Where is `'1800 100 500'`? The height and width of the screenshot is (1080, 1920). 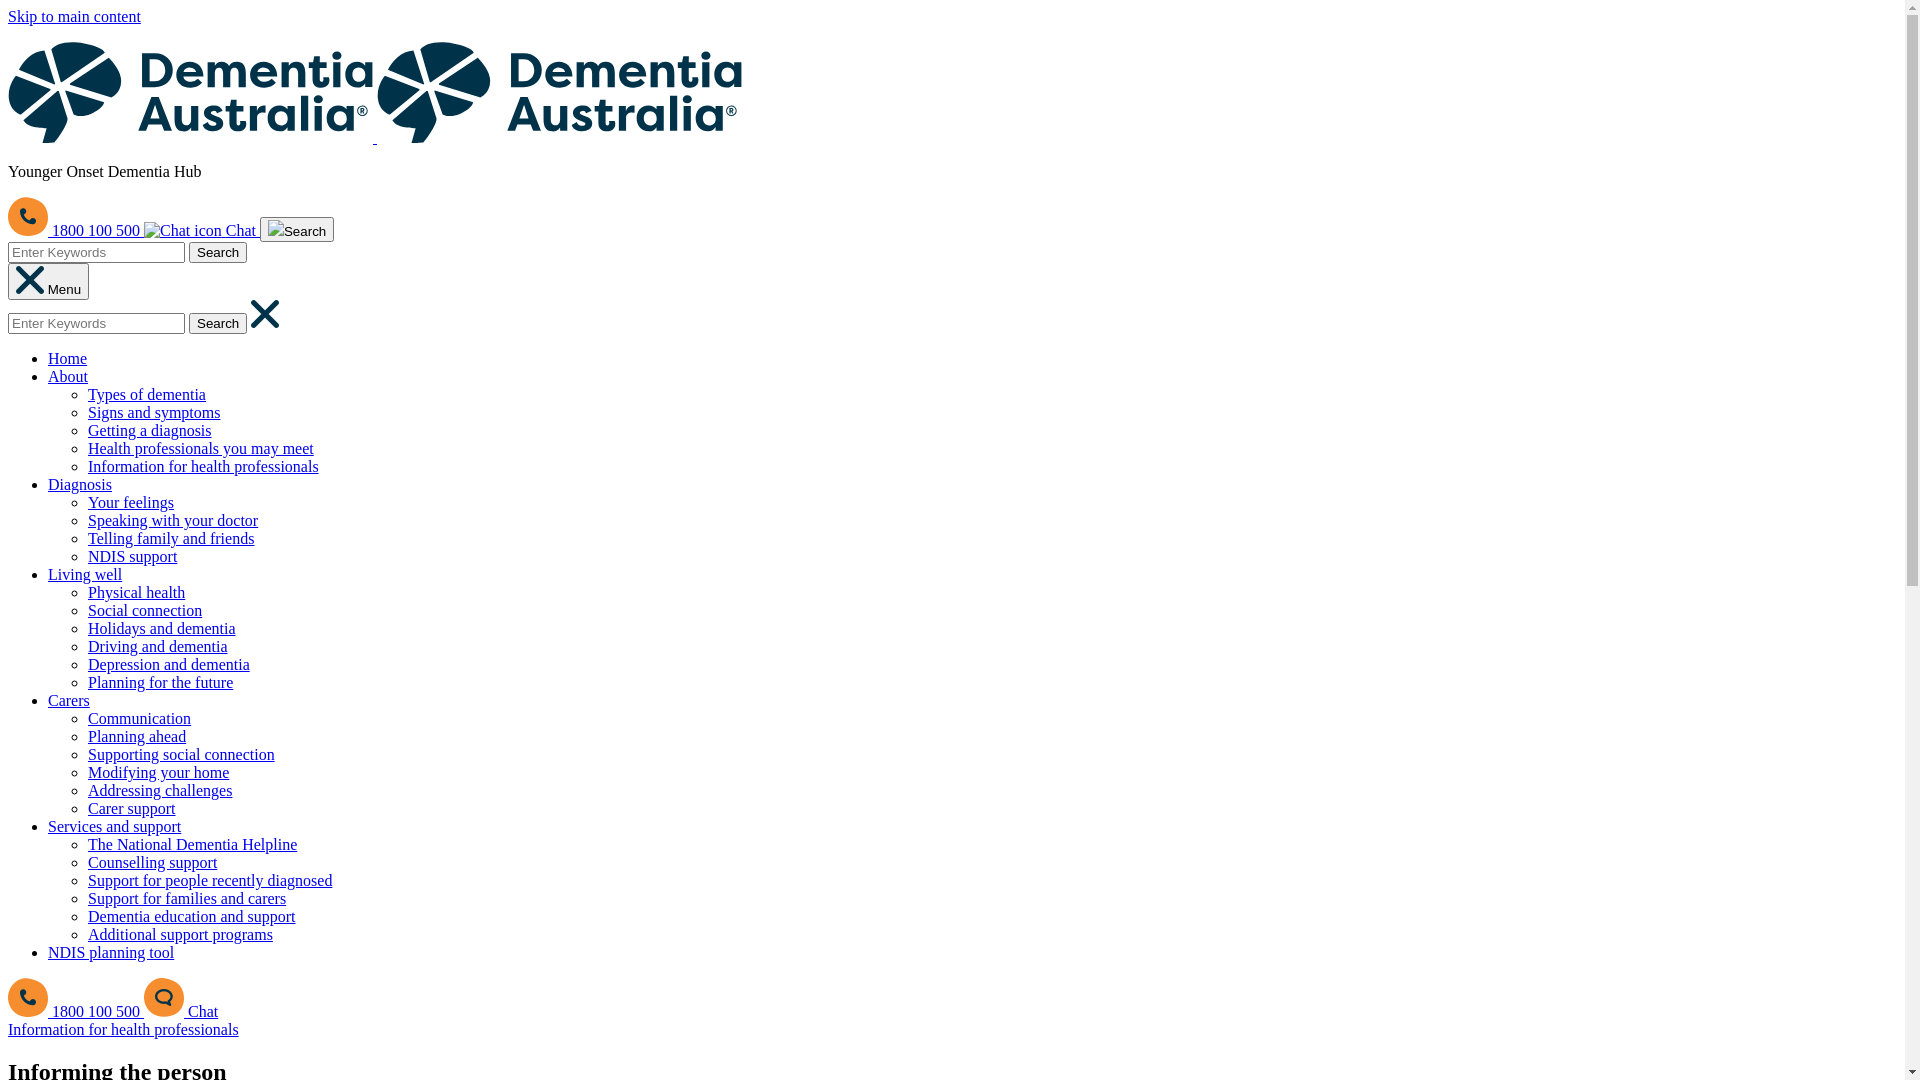
'1800 100 500' is located at coordinates (76, 229).